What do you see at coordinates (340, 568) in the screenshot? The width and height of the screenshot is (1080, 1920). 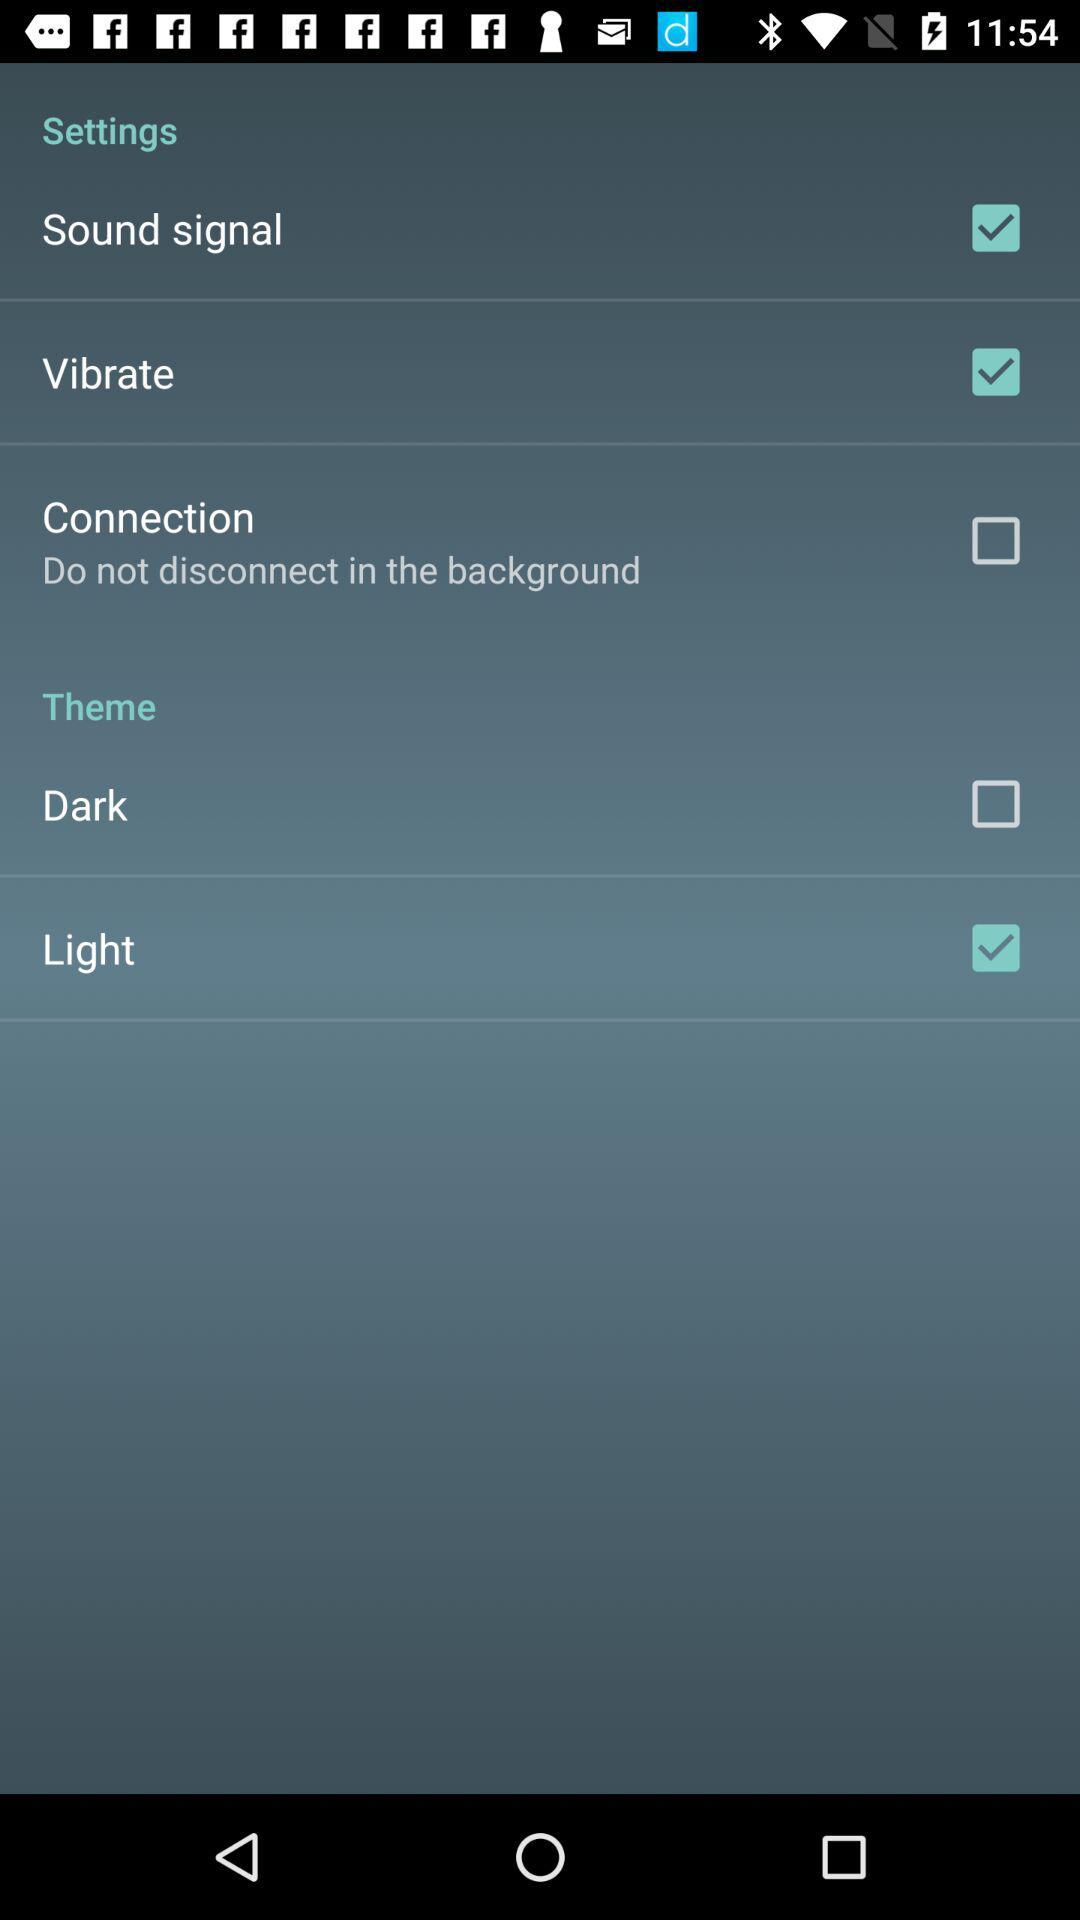 I see `the icon above theme item` at bounding box center [340, 568].